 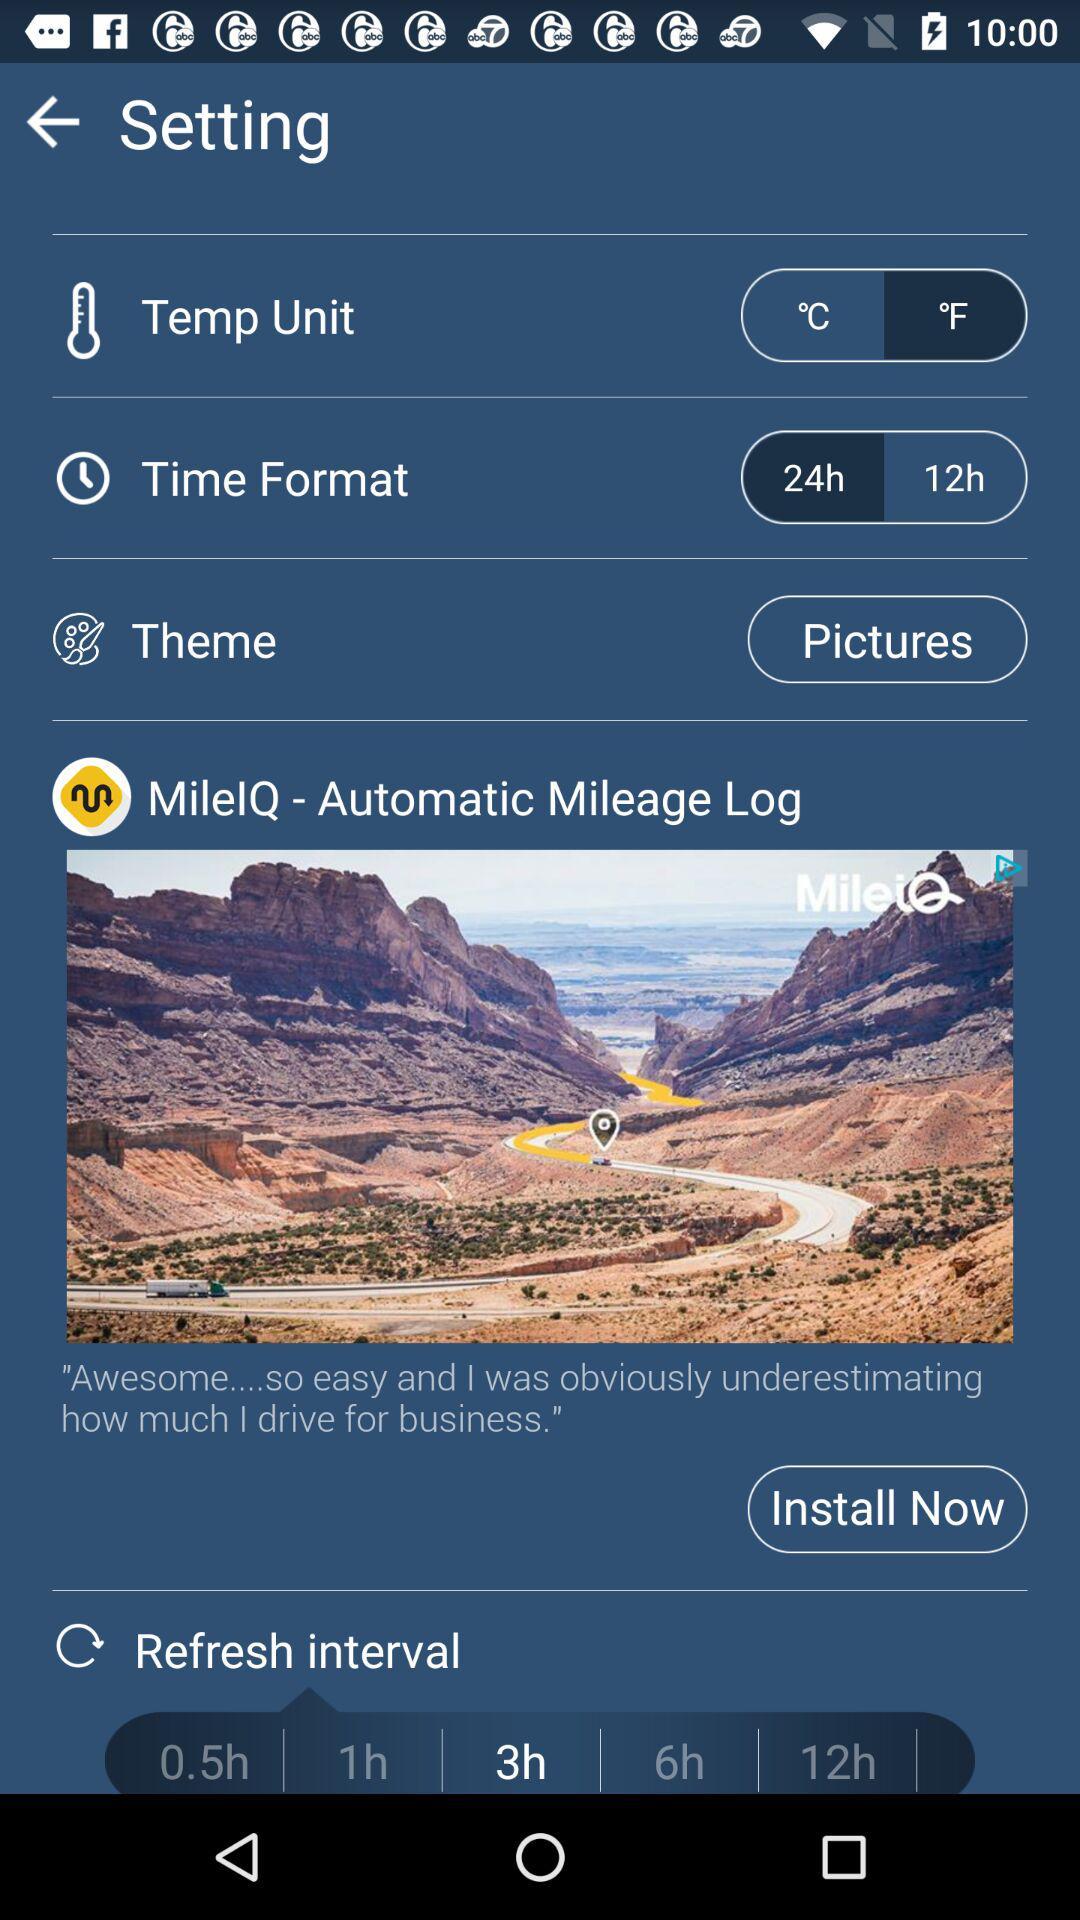 What do you see at coordinates (540, 1095) in the screenshot?
I see `expand photo` at bounding box center [540, 1095].